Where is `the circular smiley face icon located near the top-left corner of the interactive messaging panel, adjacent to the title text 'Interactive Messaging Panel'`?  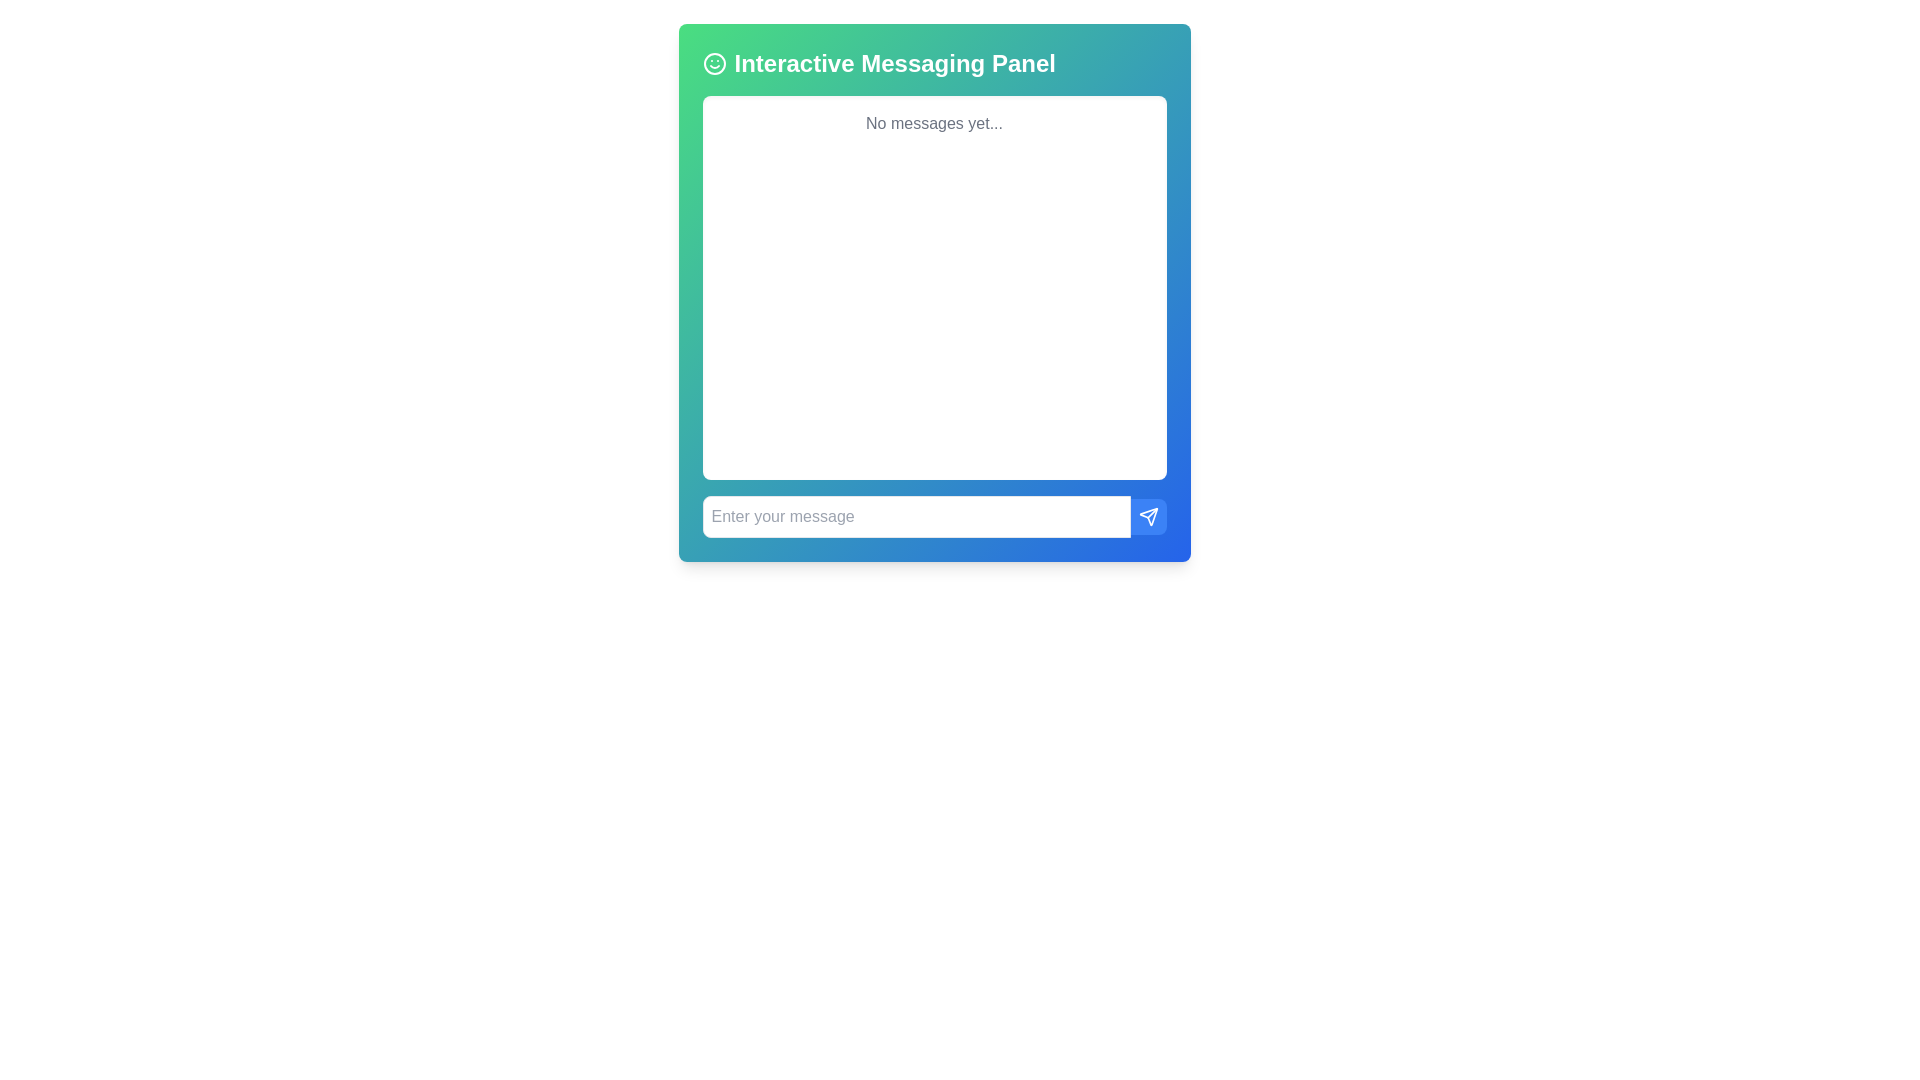
the circular smiley face icon located near the top-left corner of the interactive messaging panel, adjacent to the title text 'Interactive Messaging Panel' is located at coordinates (714, 63).